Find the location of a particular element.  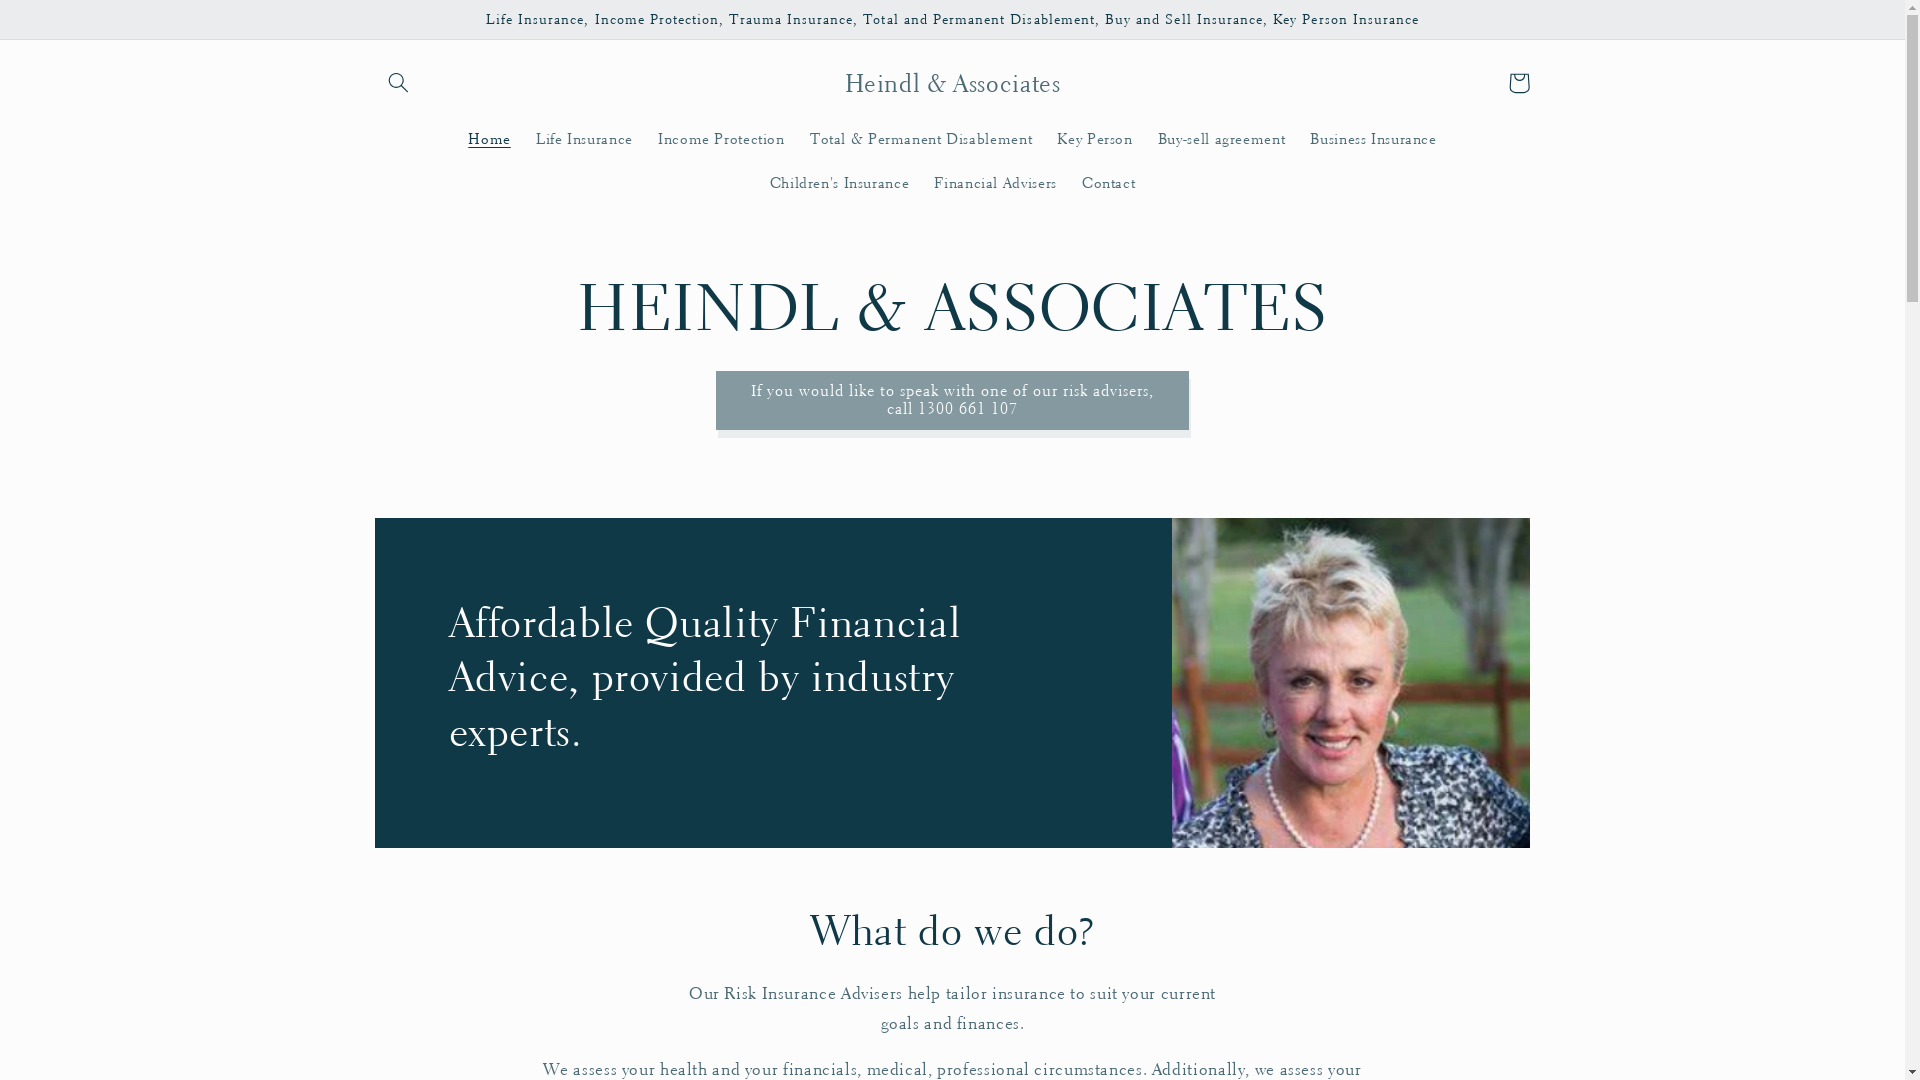

'Life Insurance' is located at coordinates (583, 137).